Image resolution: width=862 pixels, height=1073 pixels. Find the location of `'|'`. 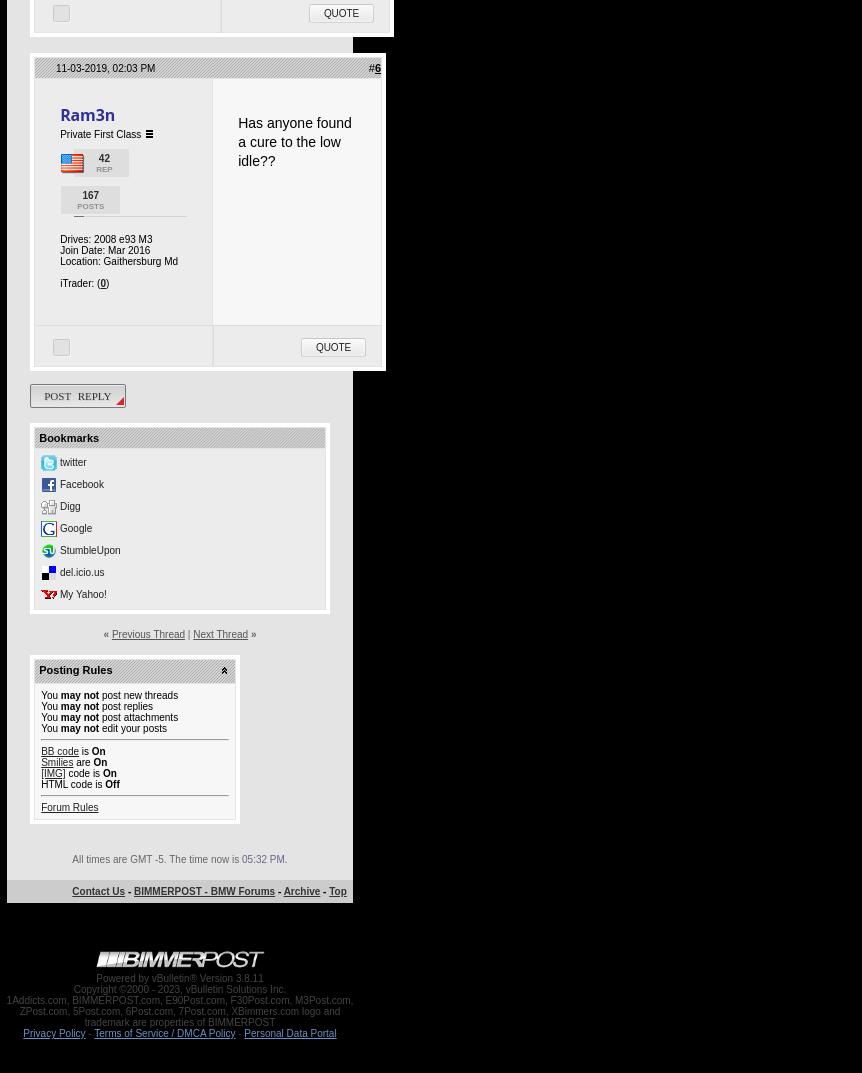

'|' is located at coordinates (189, 633).